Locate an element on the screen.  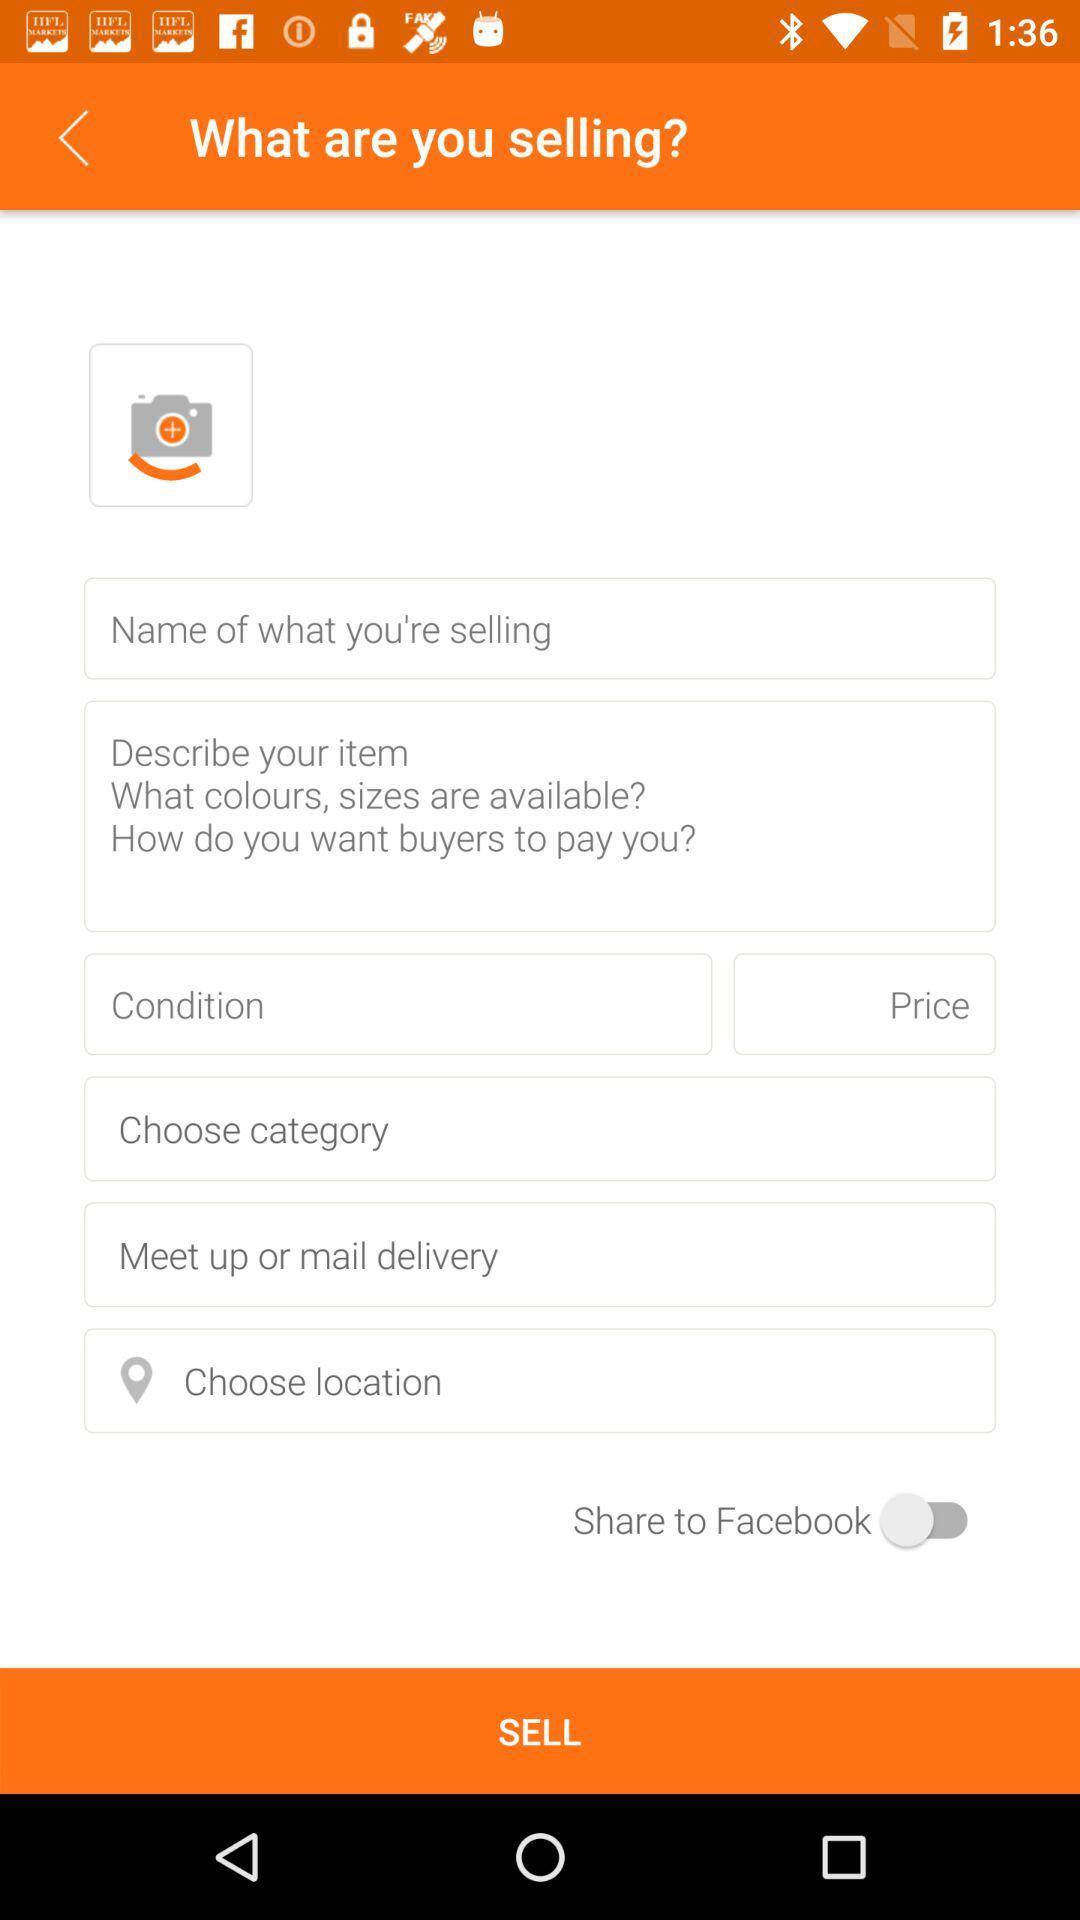
icon on the right is located at coordinates (863, 1004).